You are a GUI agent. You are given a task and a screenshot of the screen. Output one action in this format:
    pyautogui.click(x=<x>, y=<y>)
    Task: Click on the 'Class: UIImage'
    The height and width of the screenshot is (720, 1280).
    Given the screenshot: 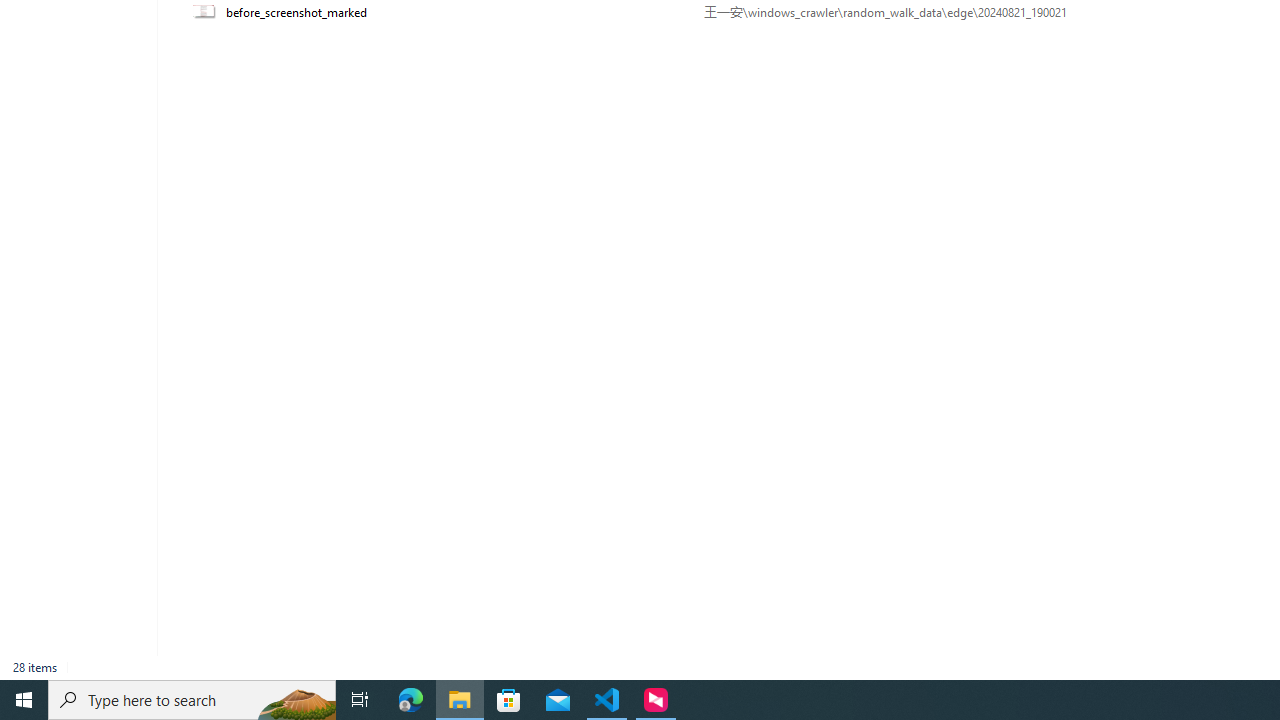 What is the action you would take?
    pyautogui.click(x=206, y=12)
    